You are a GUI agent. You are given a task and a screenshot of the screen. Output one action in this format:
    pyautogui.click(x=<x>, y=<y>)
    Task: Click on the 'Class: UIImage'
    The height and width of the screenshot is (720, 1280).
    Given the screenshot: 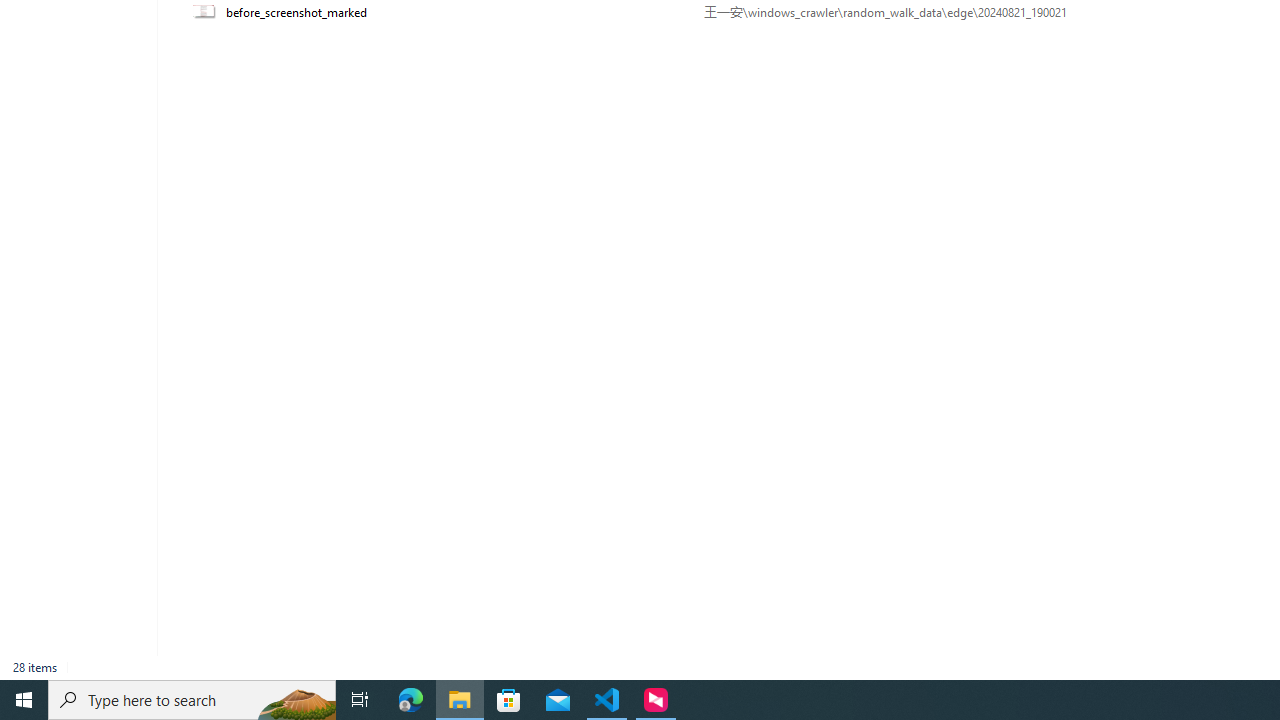 What is the action you would take?
    pyautogui.click(x=206, y=12)
    